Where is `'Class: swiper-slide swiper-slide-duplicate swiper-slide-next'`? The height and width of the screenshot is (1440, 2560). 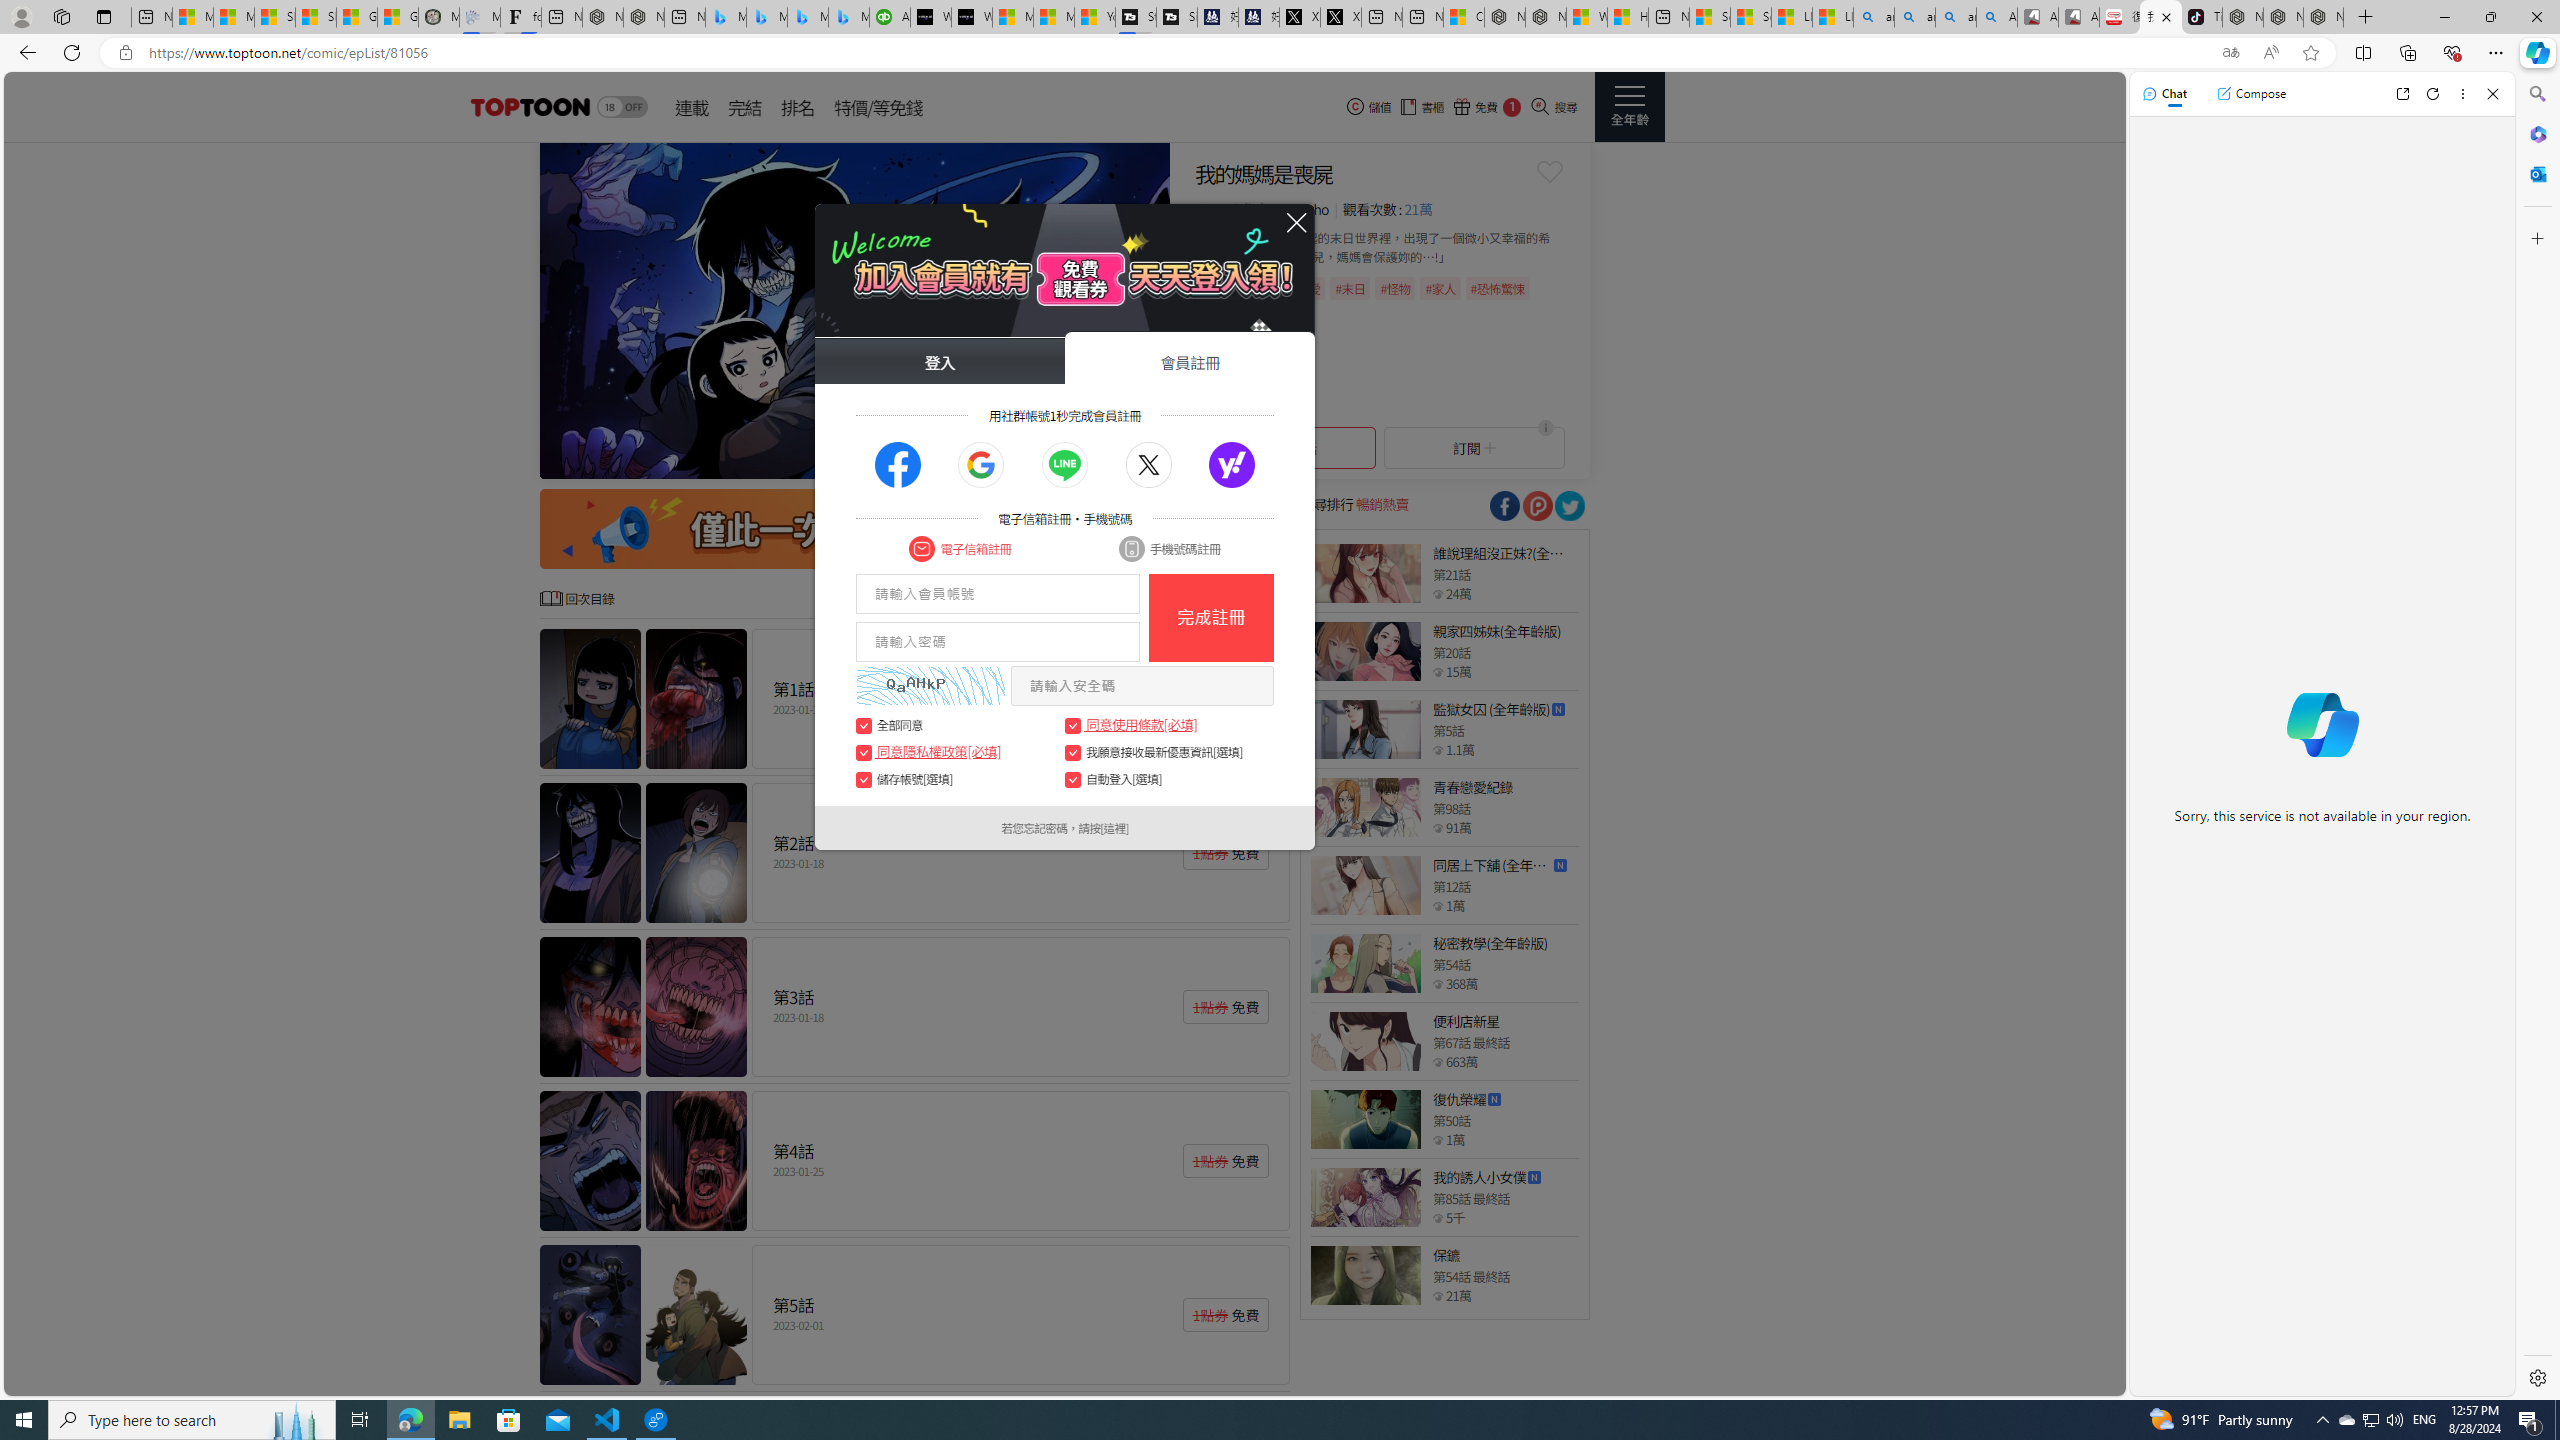
'Class: swiper-slide swiper-slide-duplicate swiper-slide-next' is located at coordinates (855, 310).